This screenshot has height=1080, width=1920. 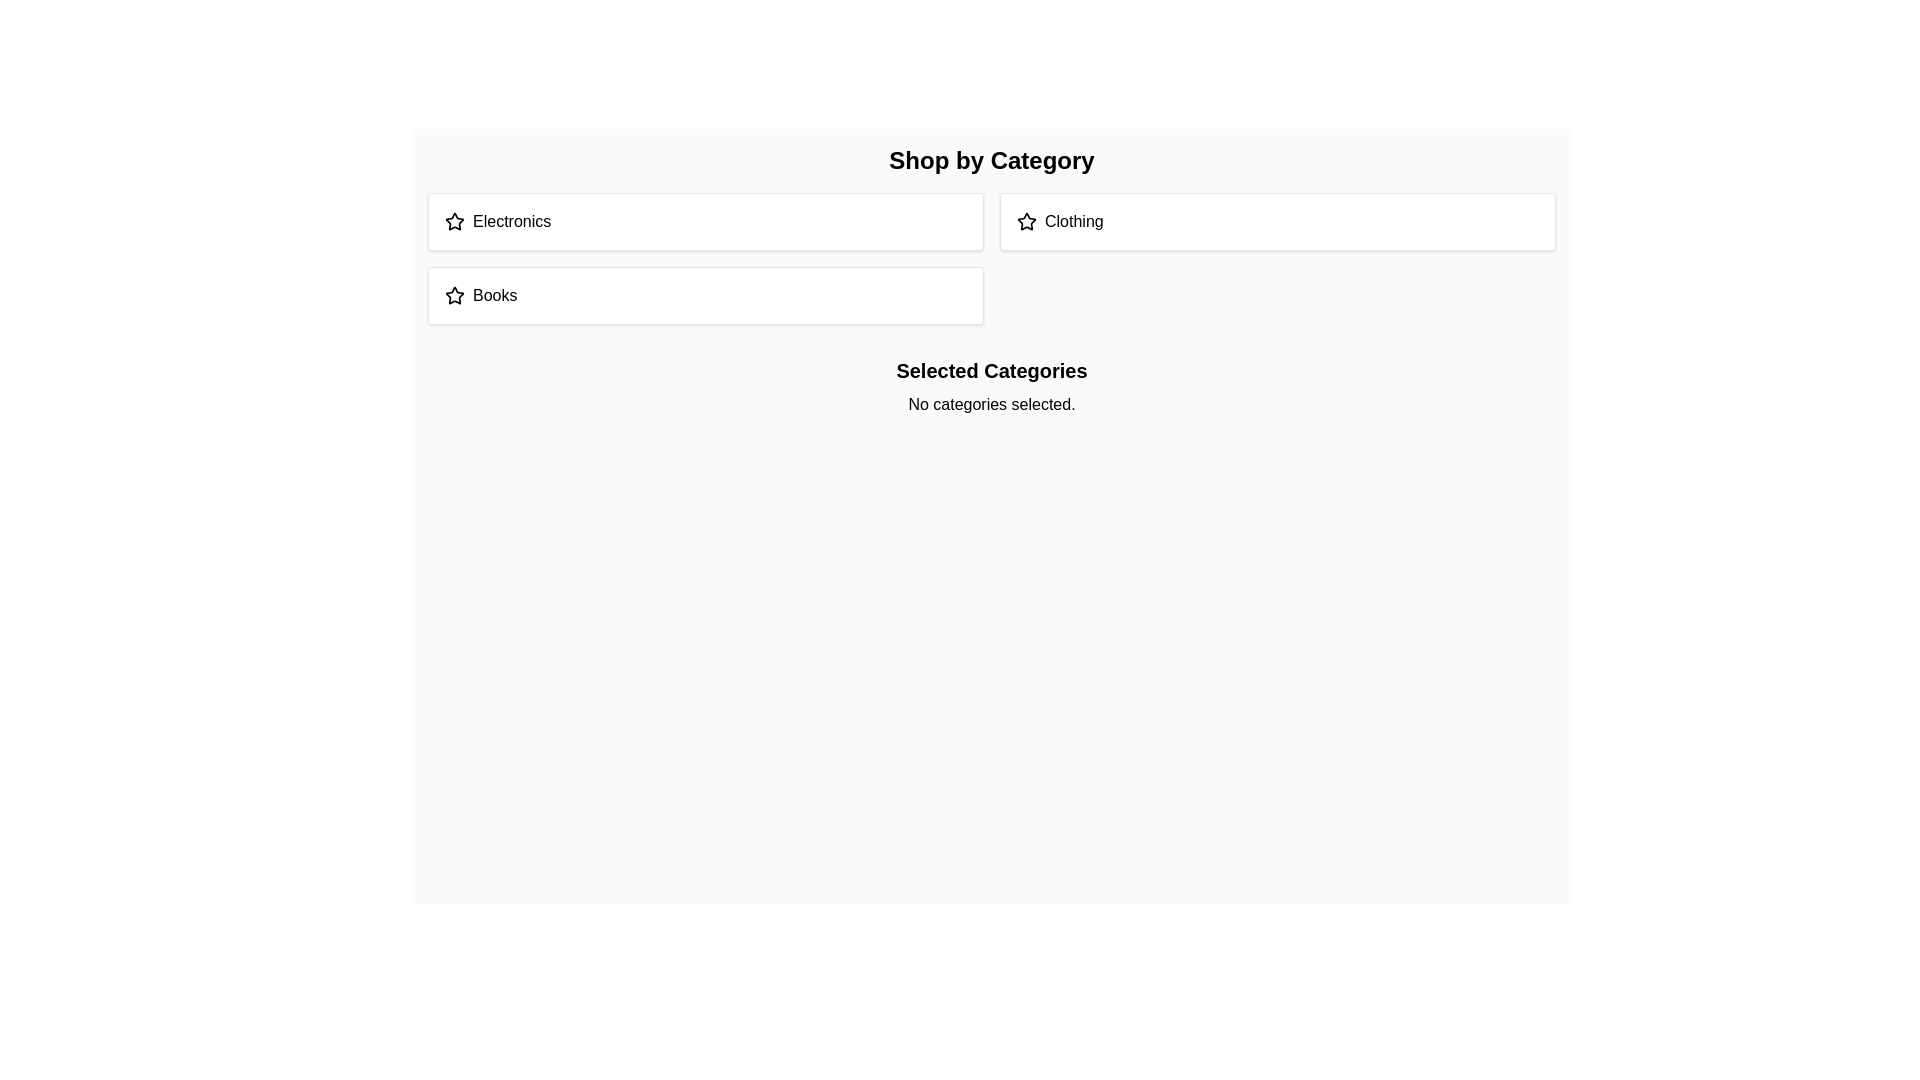 I want to click on the Text element (Heading) that serves as the title for the section displaying selected categories, located above a message text that reads 'No categories selected.', so click(x=992, y=370).